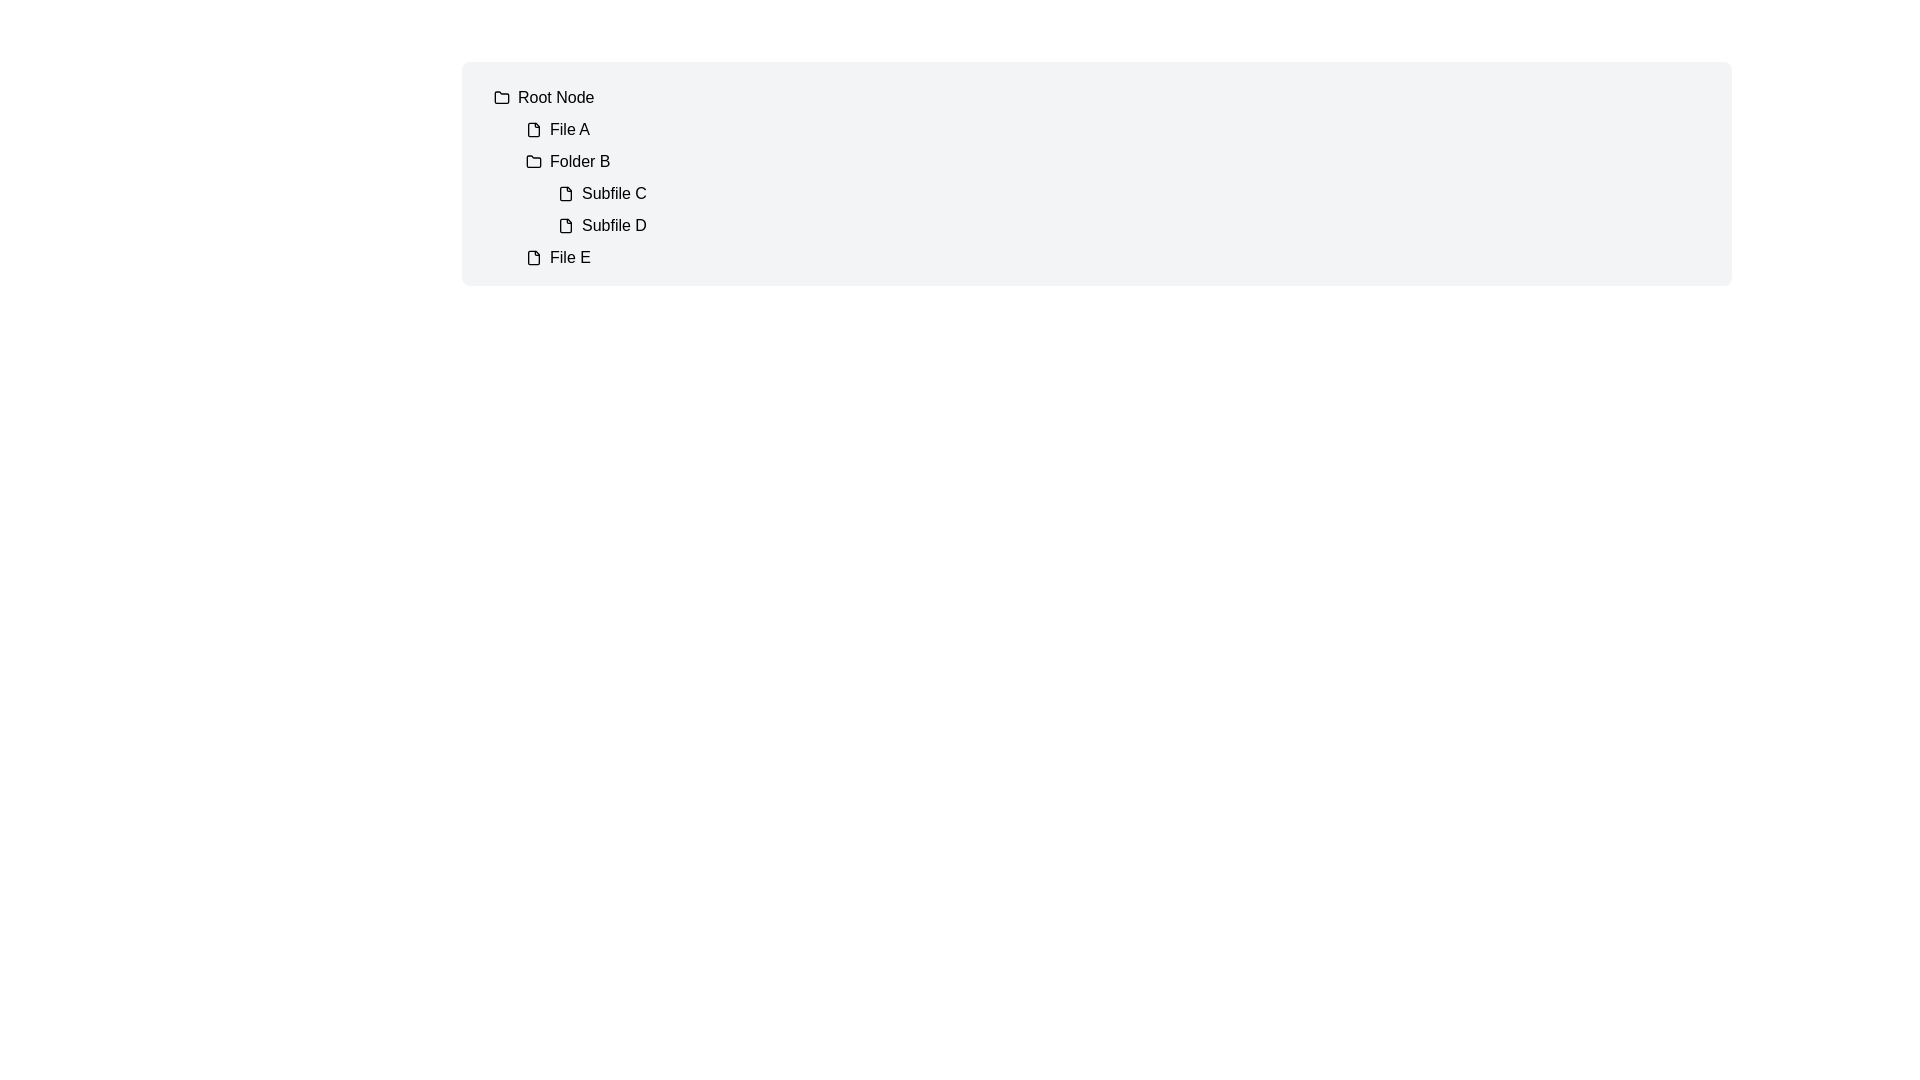  Describe the element at coordinates (613, 193) in the screenshot. I see `the text label for the subfile node located under the 'Folder B' node in the hierarchical file tree` at that location.